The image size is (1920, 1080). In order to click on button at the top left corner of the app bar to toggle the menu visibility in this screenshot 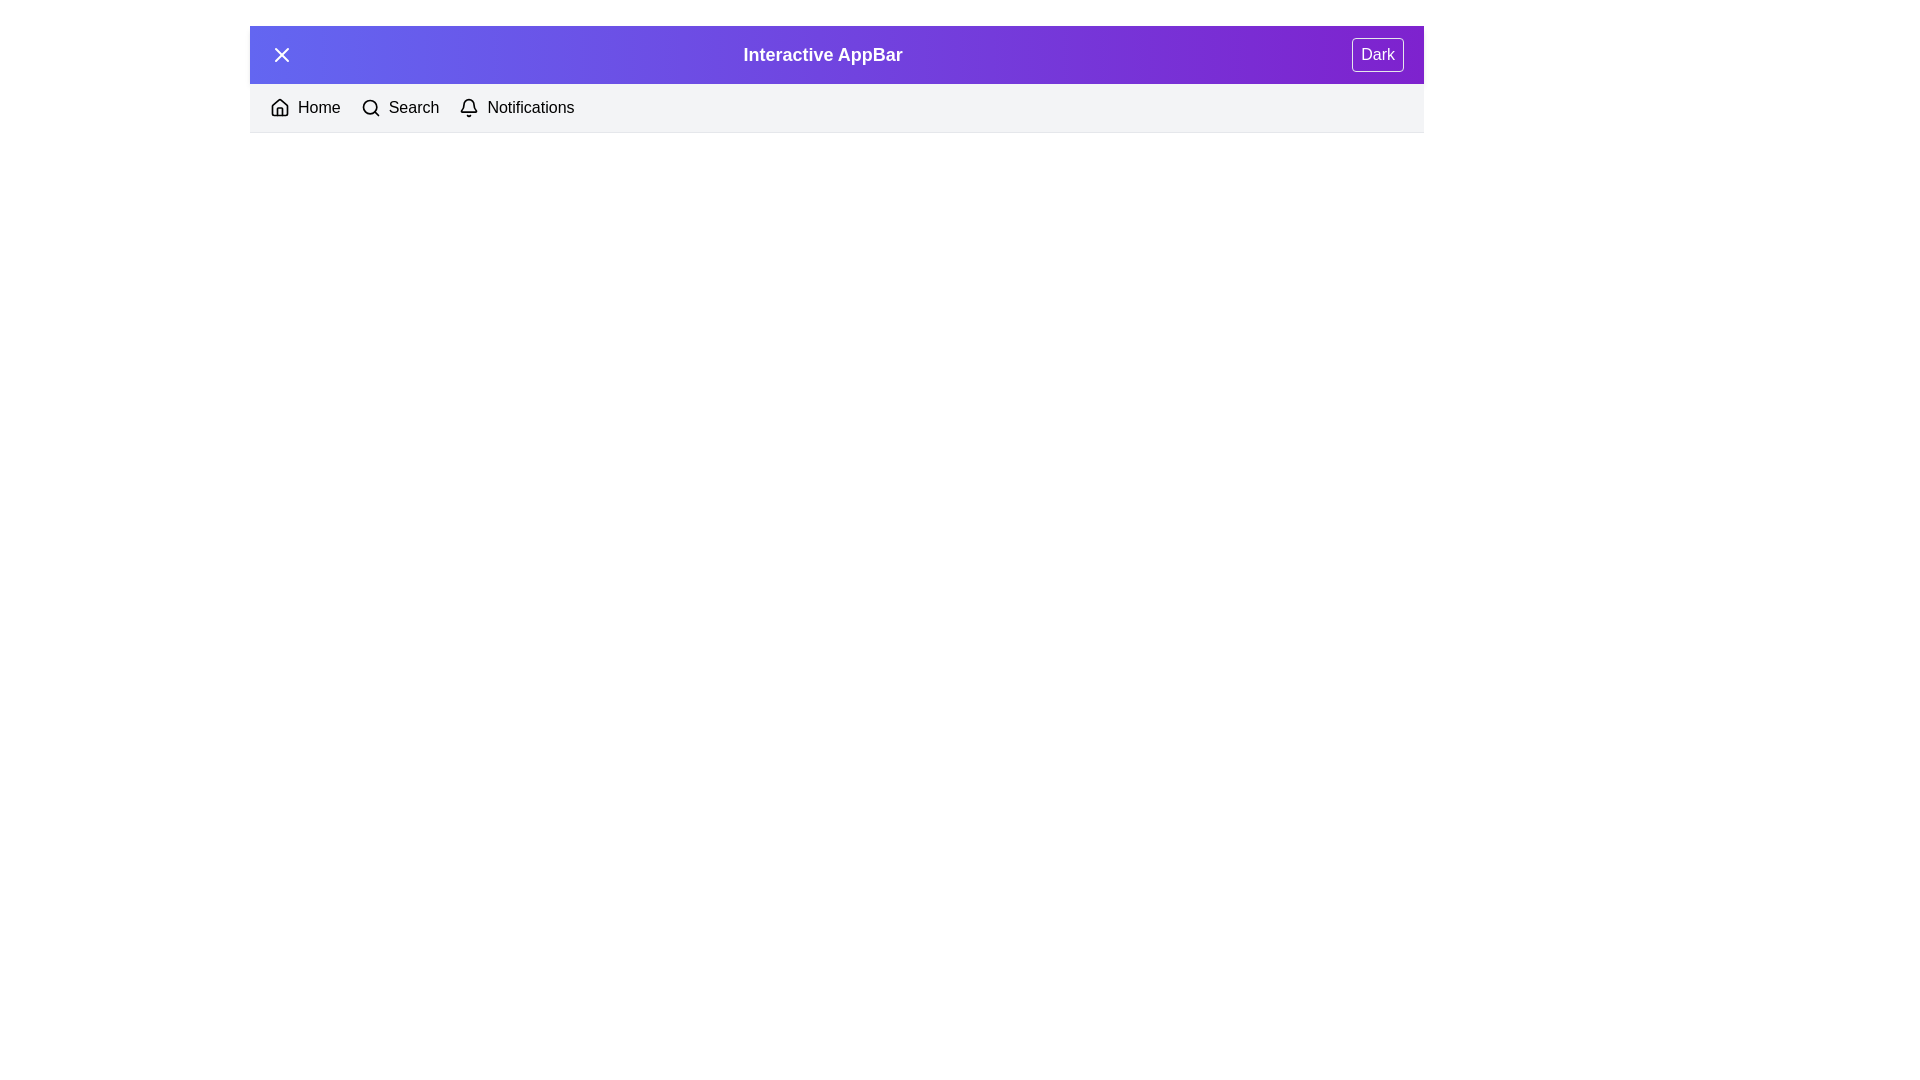, I will do `click(281, 53)`.